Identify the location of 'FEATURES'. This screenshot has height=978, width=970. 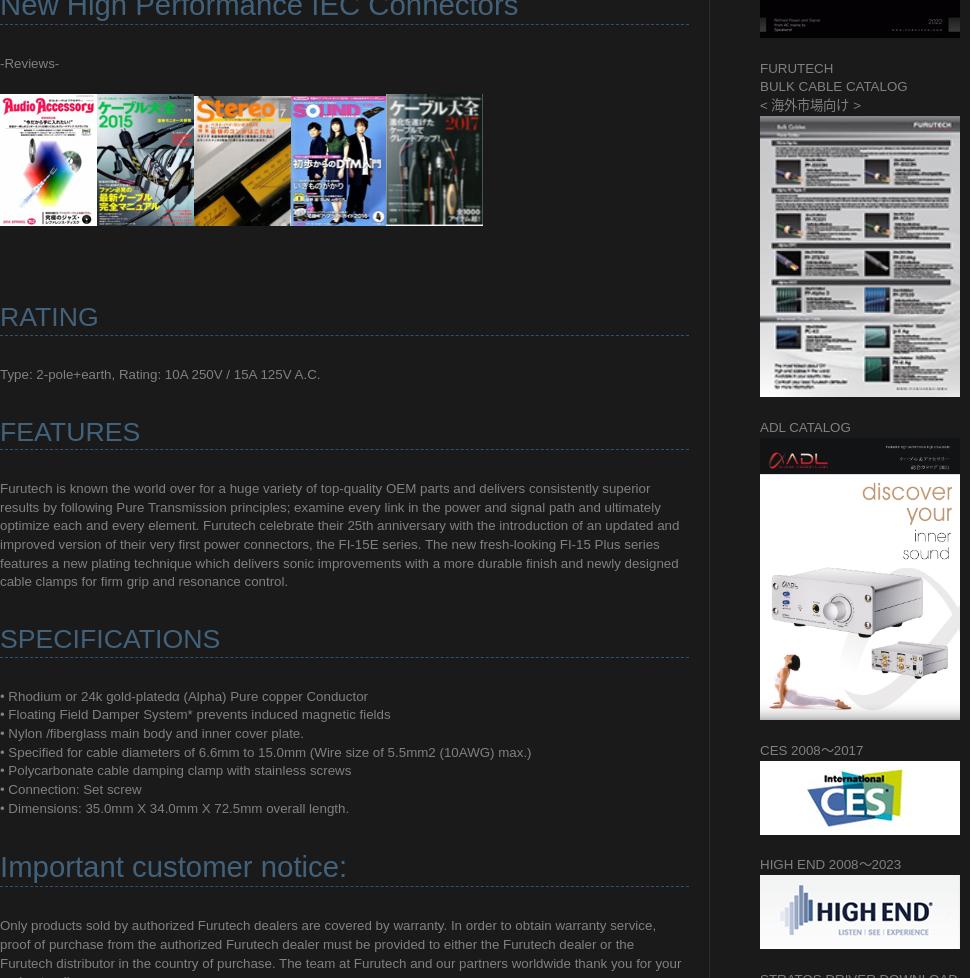
(69, 430).